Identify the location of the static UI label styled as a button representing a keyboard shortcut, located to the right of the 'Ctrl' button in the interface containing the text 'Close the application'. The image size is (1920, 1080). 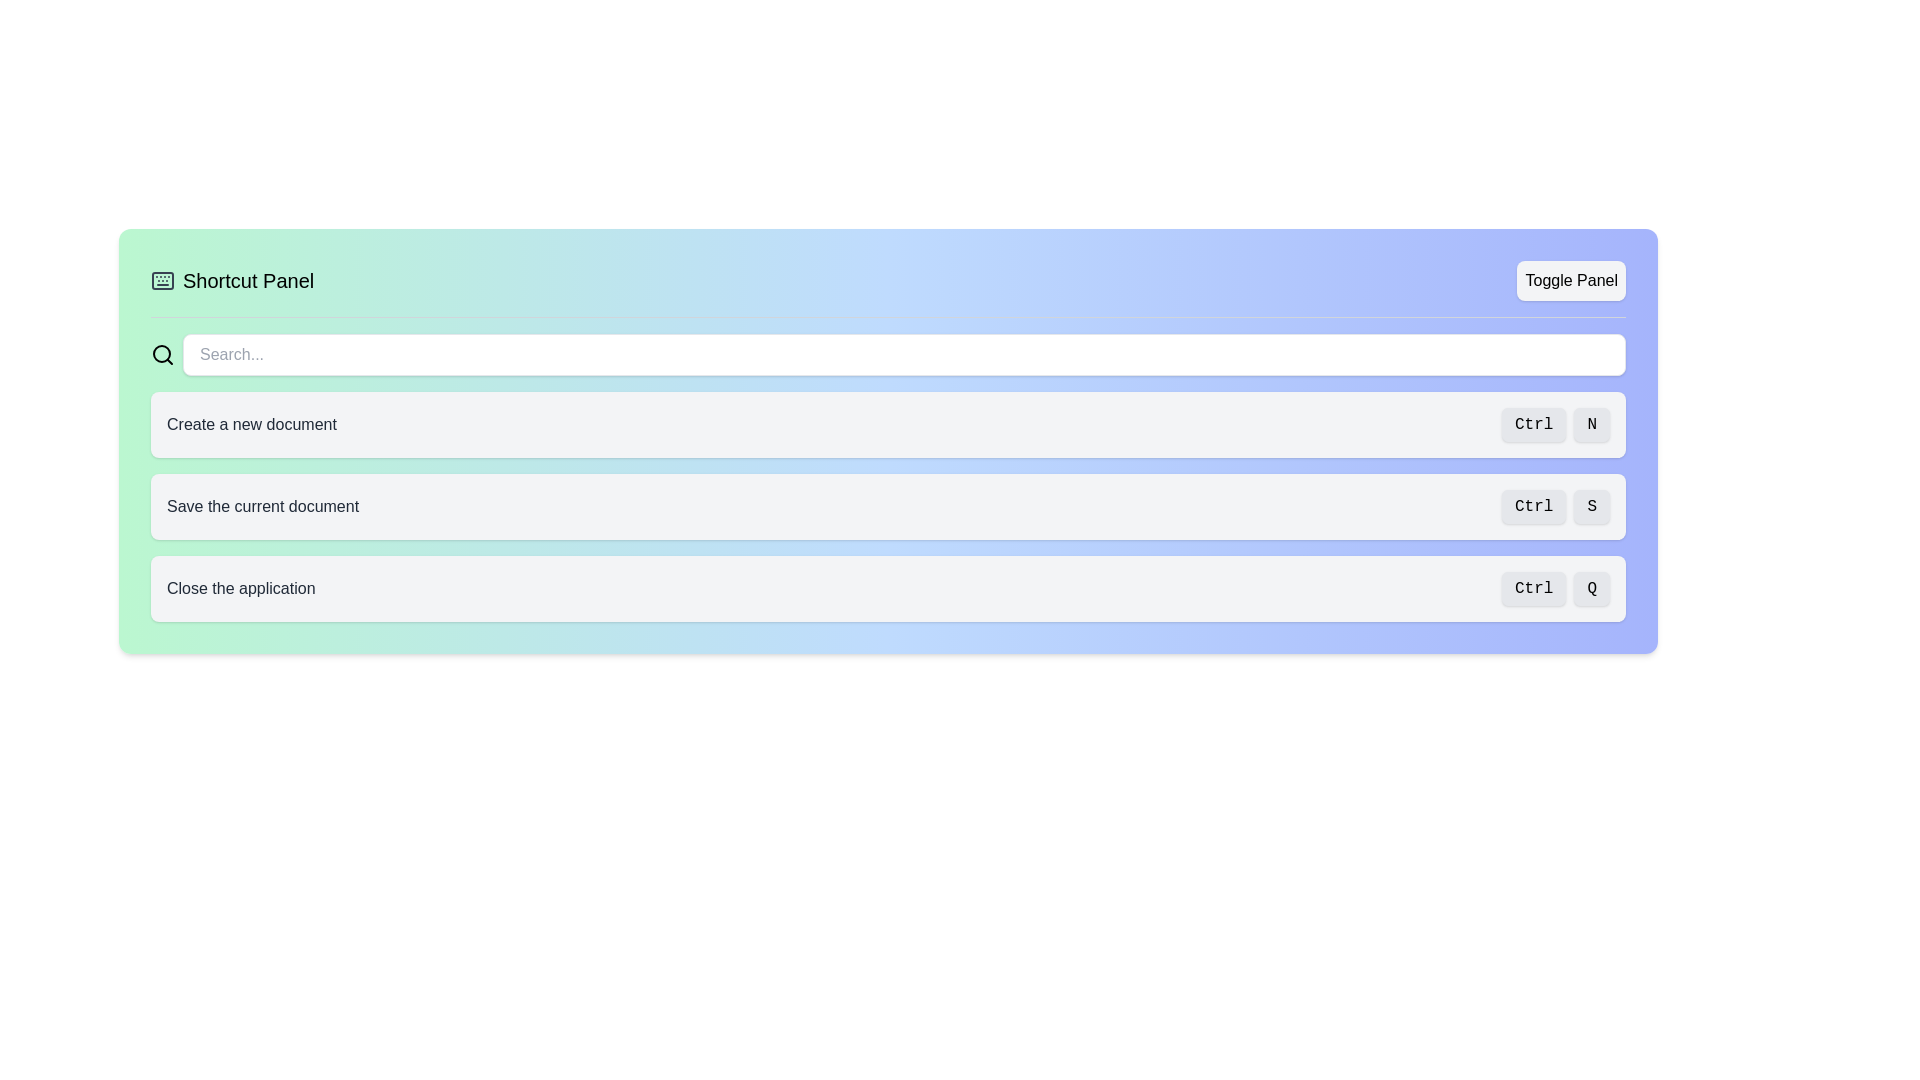
(1591, 588).